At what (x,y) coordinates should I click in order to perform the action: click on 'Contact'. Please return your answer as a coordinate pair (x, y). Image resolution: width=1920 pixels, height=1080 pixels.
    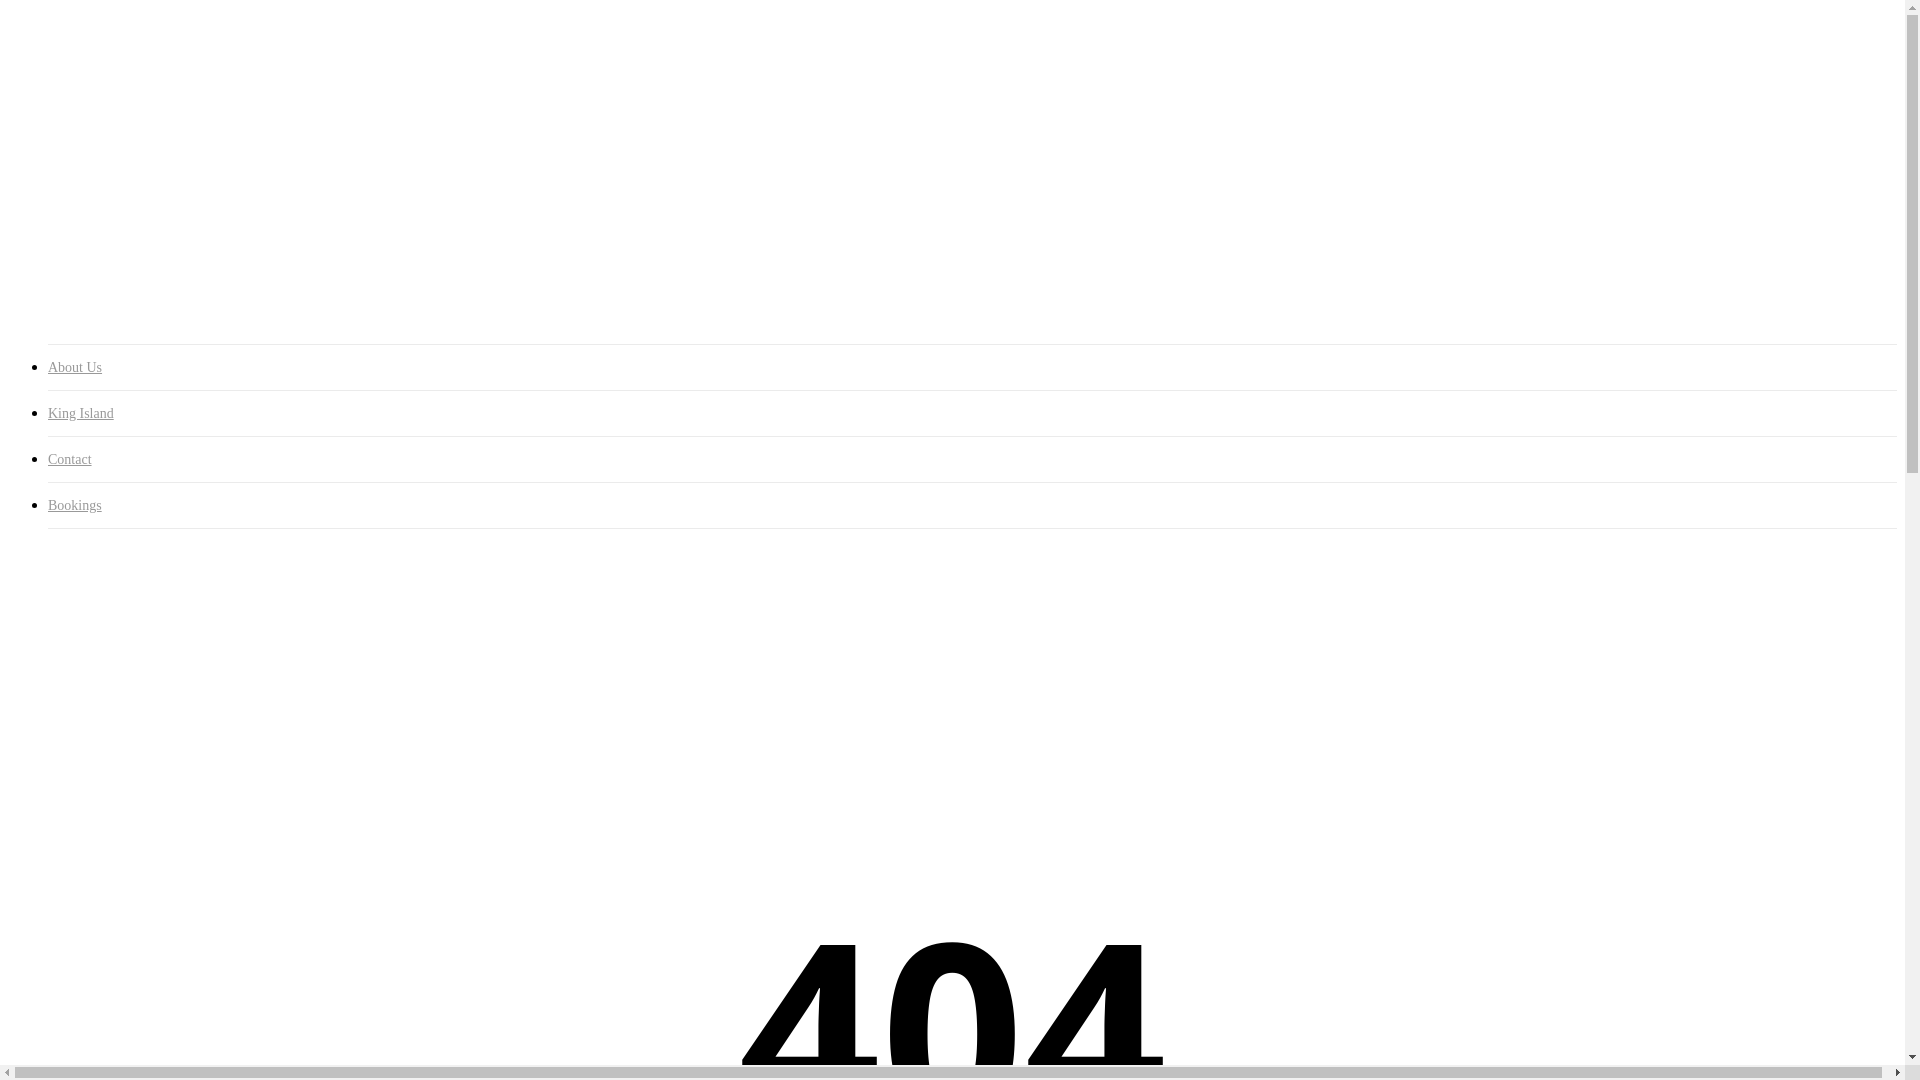
    Looking at the image, I should click on (72, 285).